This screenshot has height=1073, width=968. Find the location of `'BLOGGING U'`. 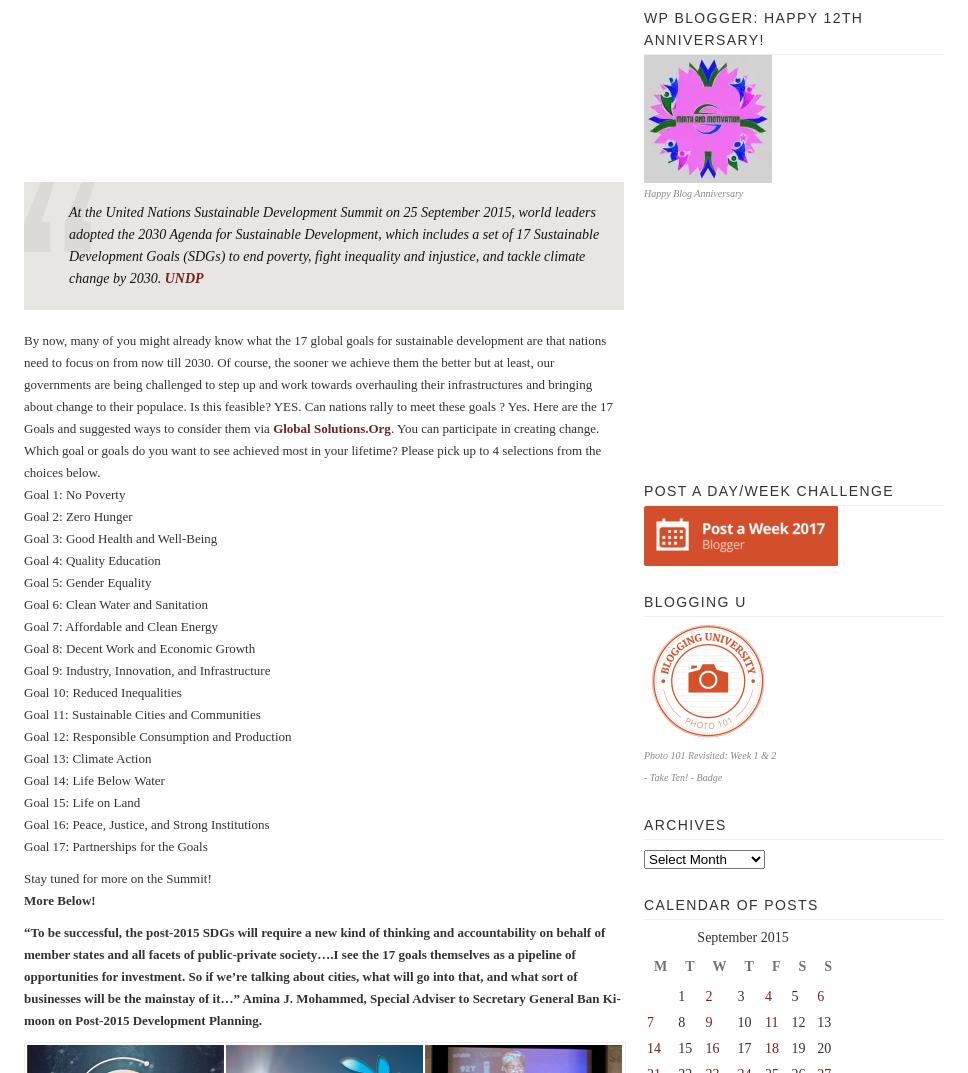

'BLOGGING U' is located at coordinates (643, 600).